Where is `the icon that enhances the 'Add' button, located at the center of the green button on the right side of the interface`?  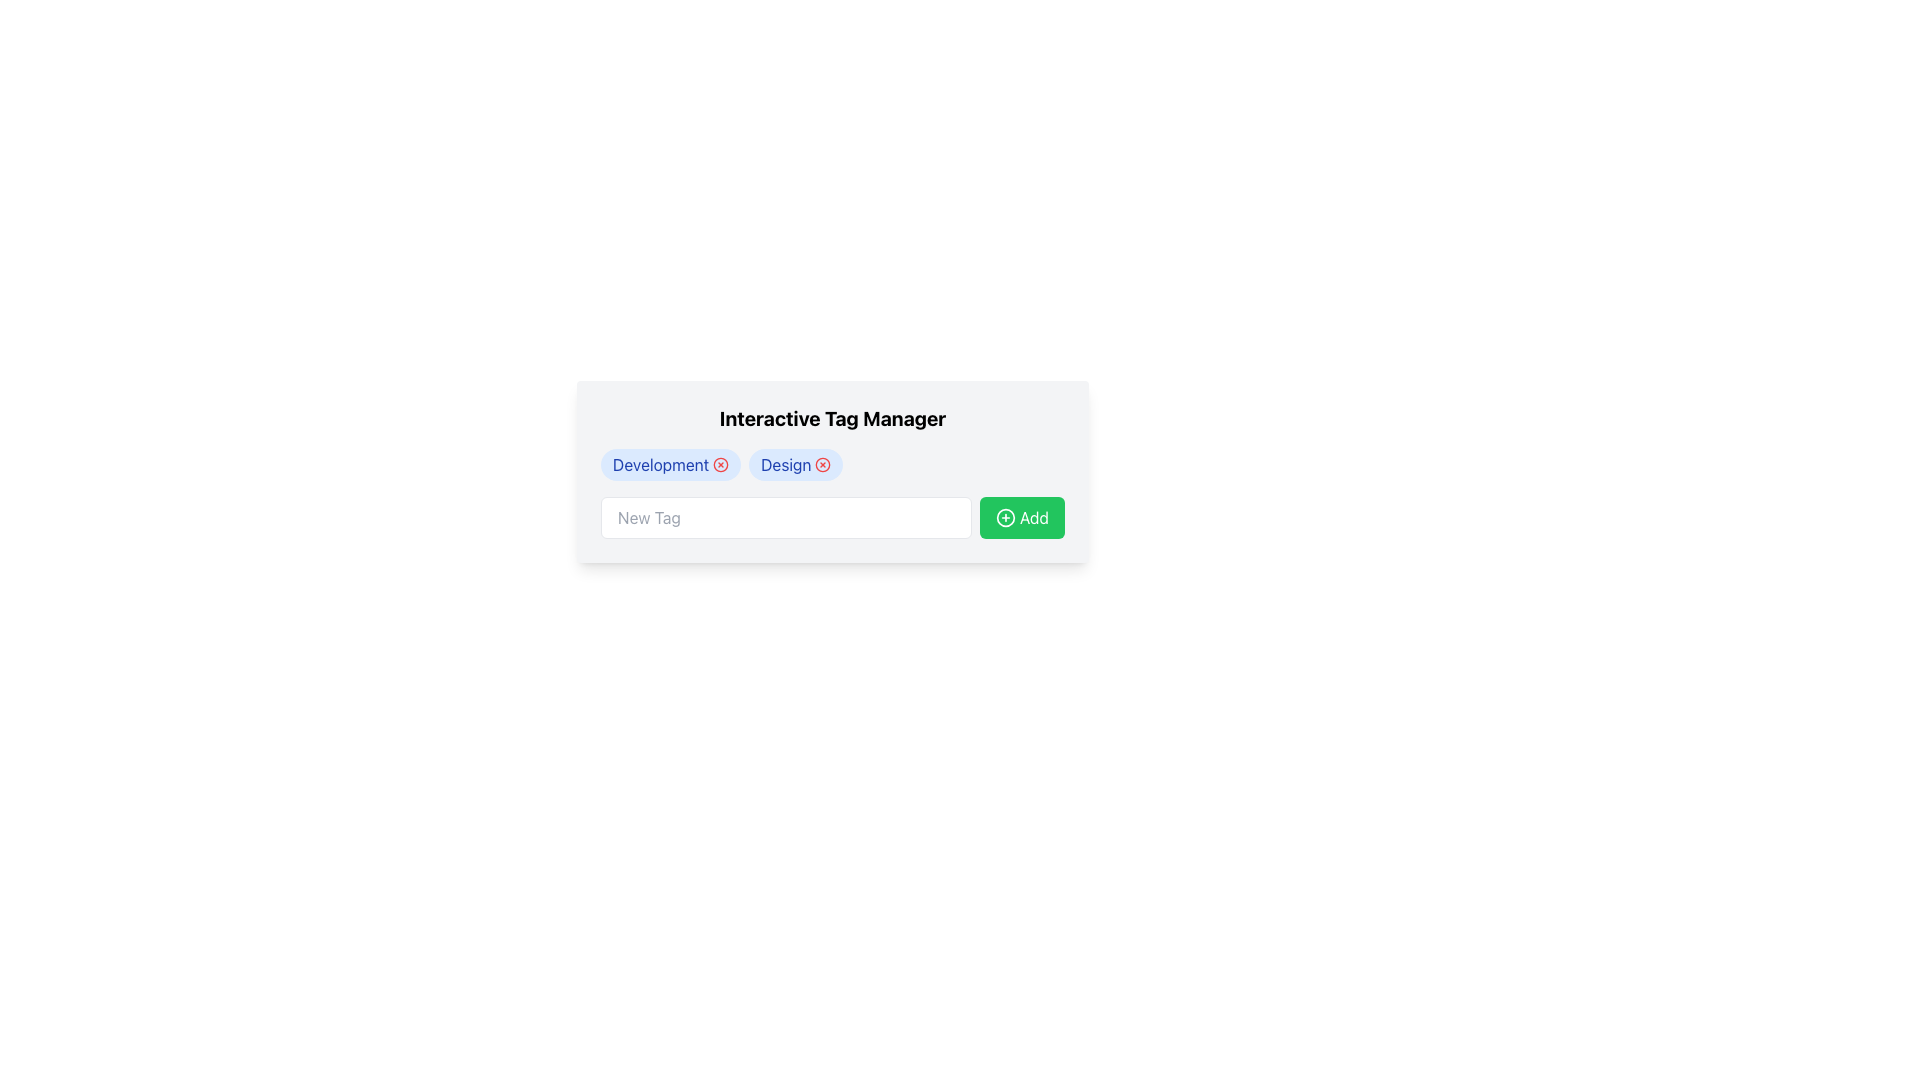
the icon that enhances the 'Add' button, located at the center of the green button on the right side of the interface is located at coordinates (1005, 516).